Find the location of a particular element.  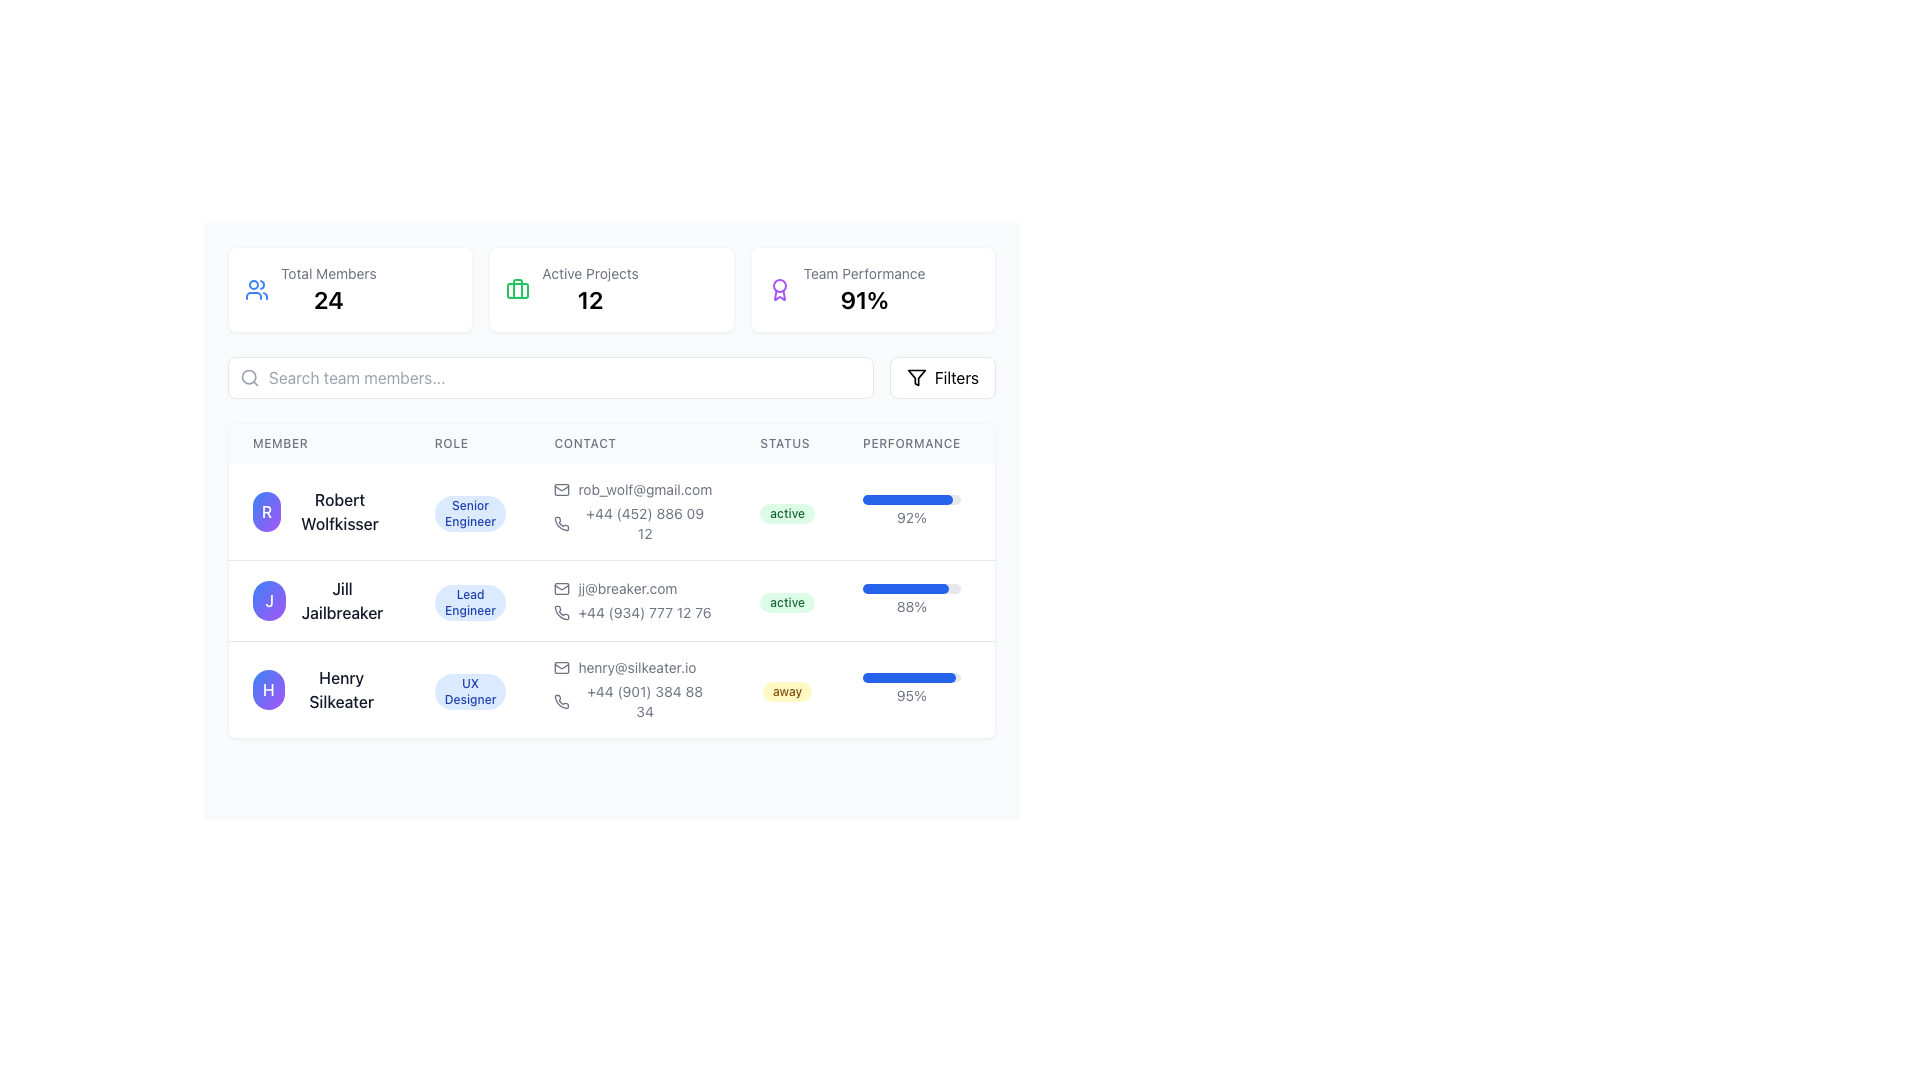

the text label displaying the user's name, which is located in the second row of a team member list, immediately to the right of the circular avatar icon with the letter 'J' is located at coordinates (342, 600).